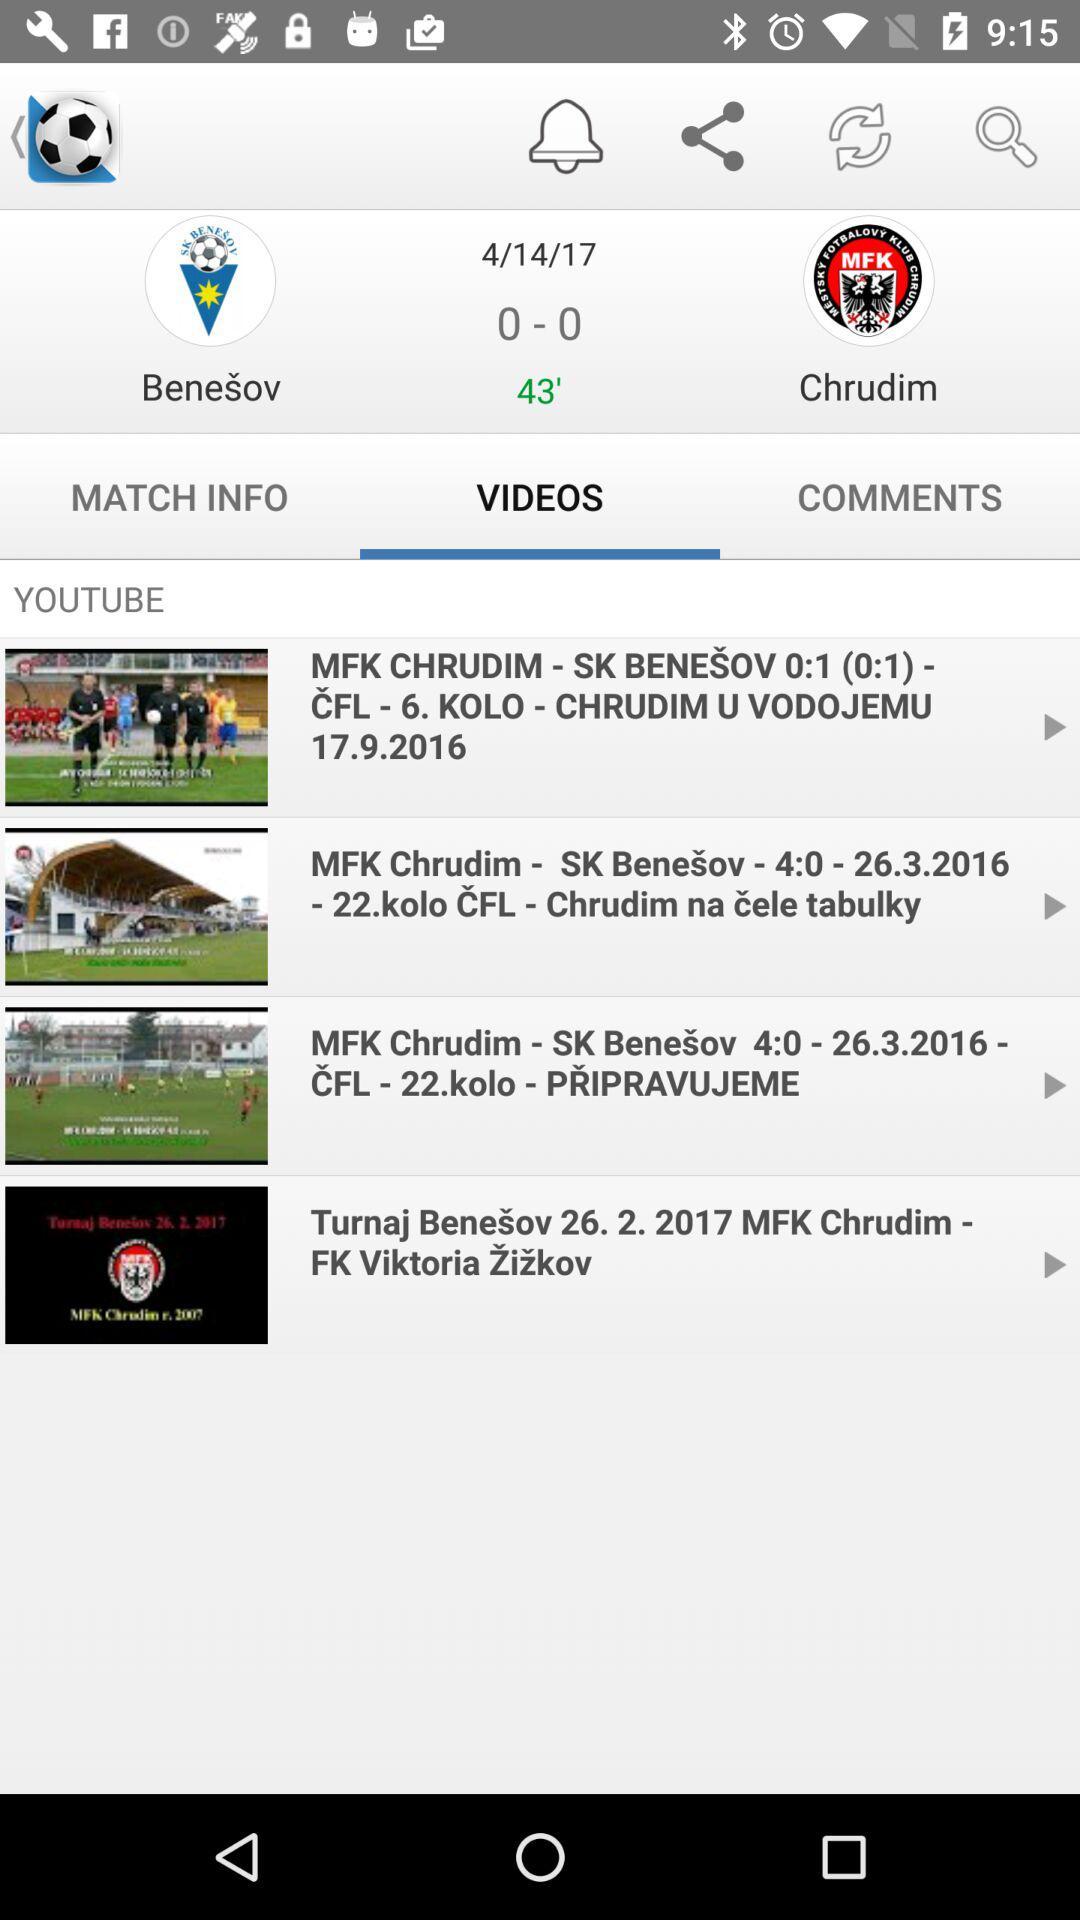 Image resolution: width=1080 pixels, height=1920 pixels. What do you see at coordinates (538, 252) in the screenshot?
I see `4/14/17` at bounding box center [538, 252].